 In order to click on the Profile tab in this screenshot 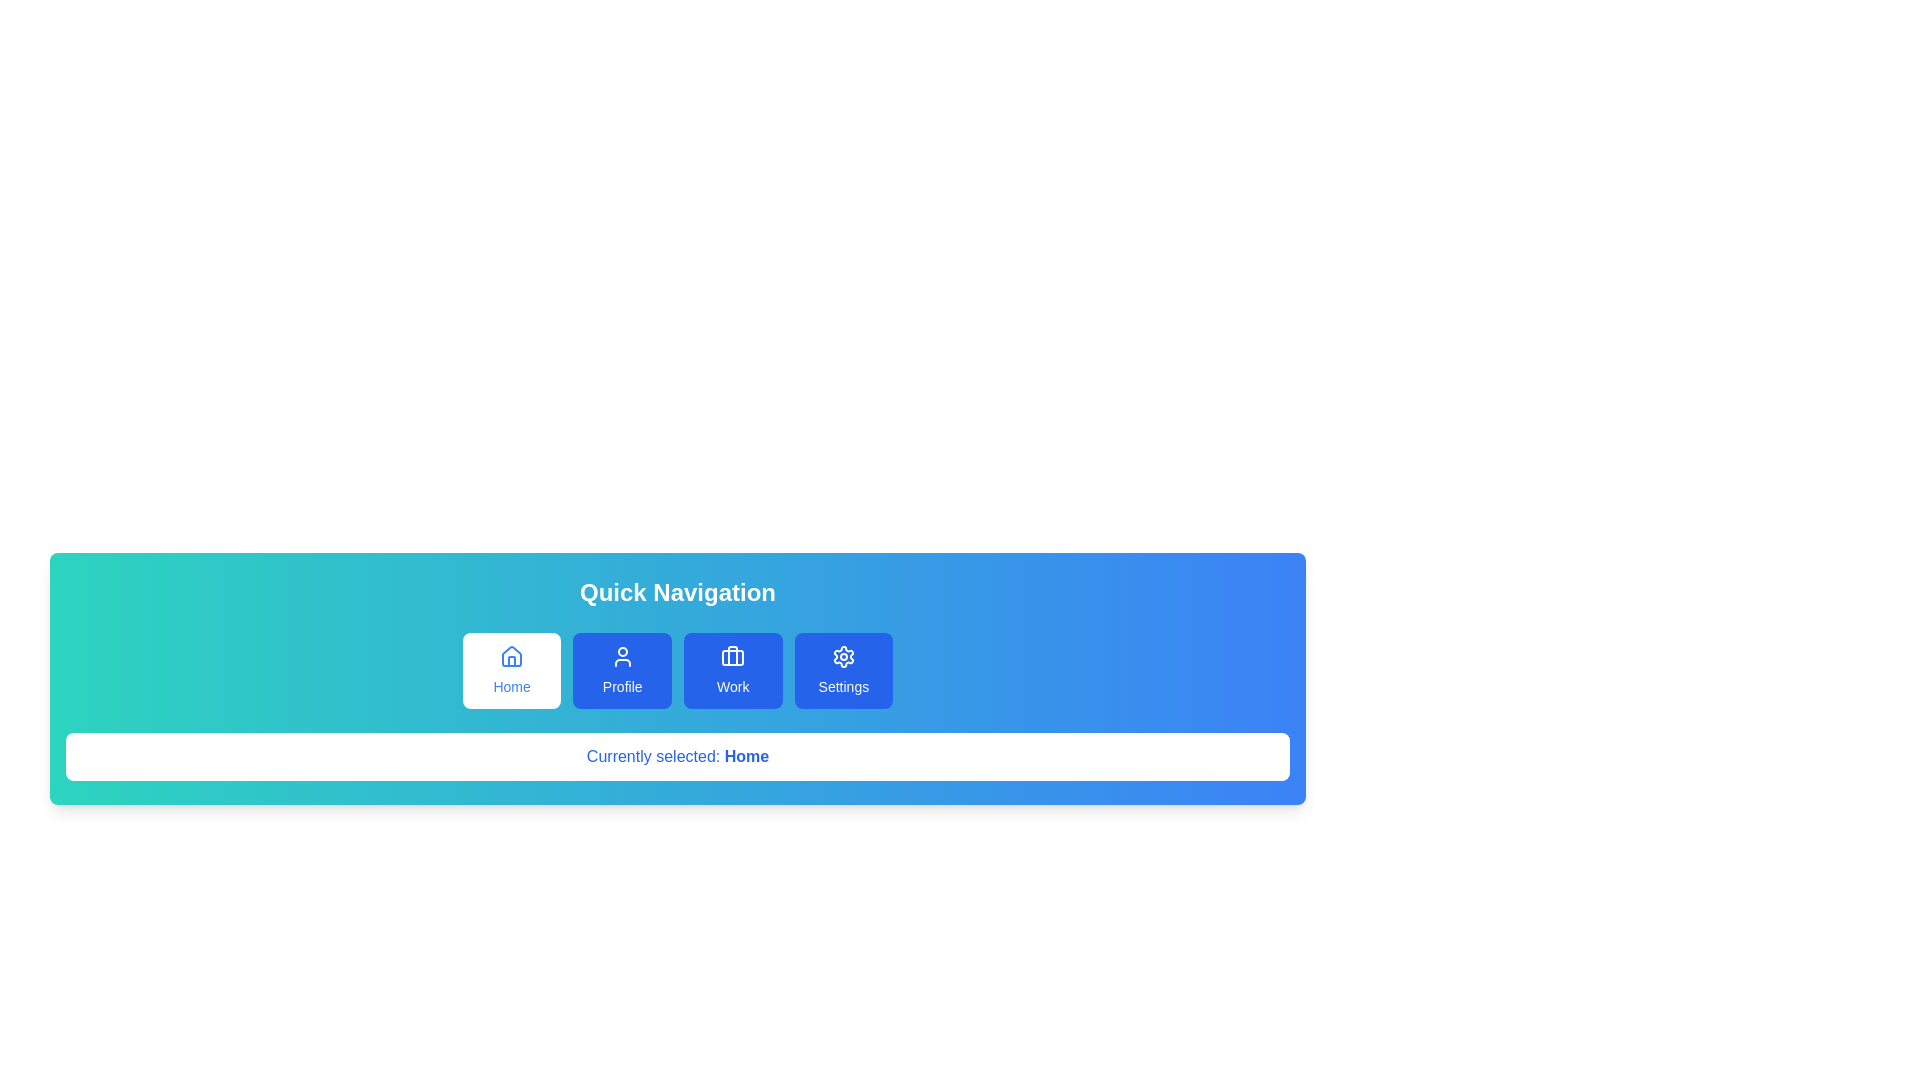, I will do `click(621, 671)`.